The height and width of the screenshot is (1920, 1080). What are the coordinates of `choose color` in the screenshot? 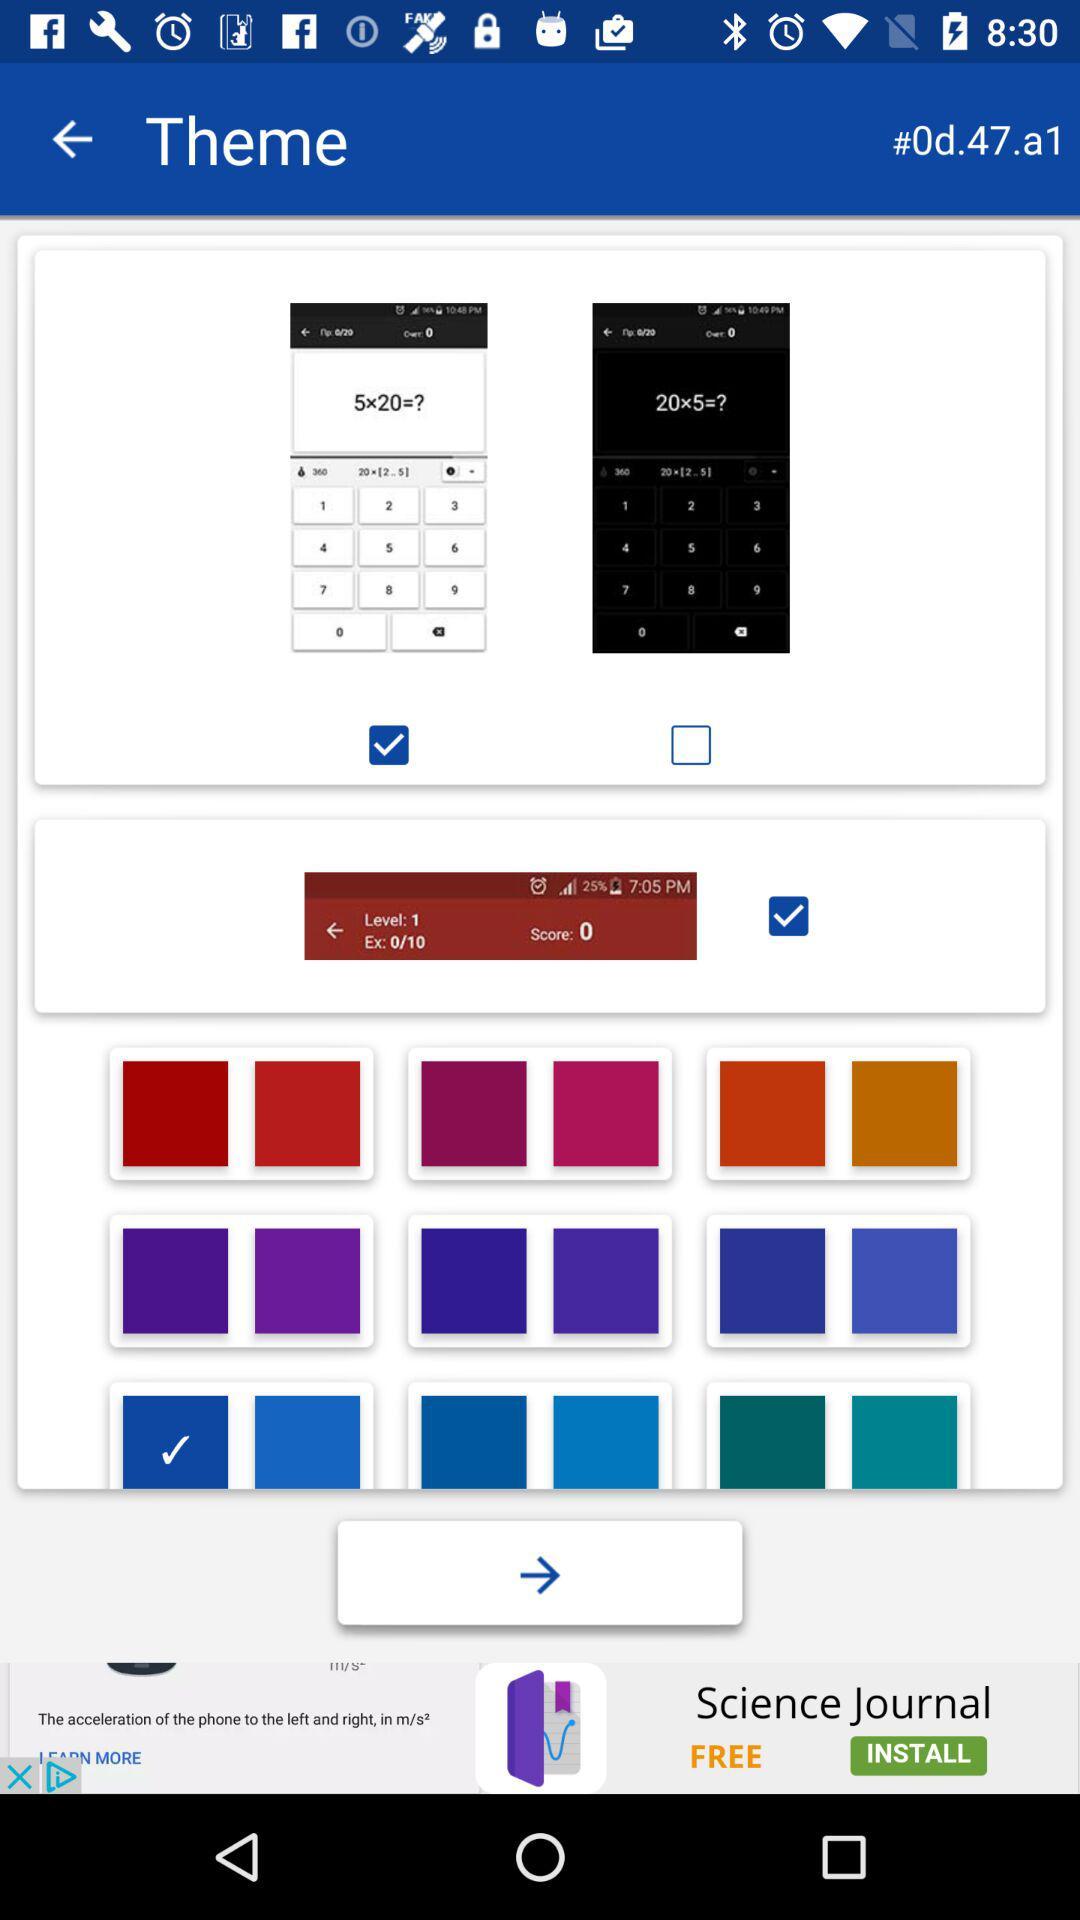 It's located at (604, 1448).